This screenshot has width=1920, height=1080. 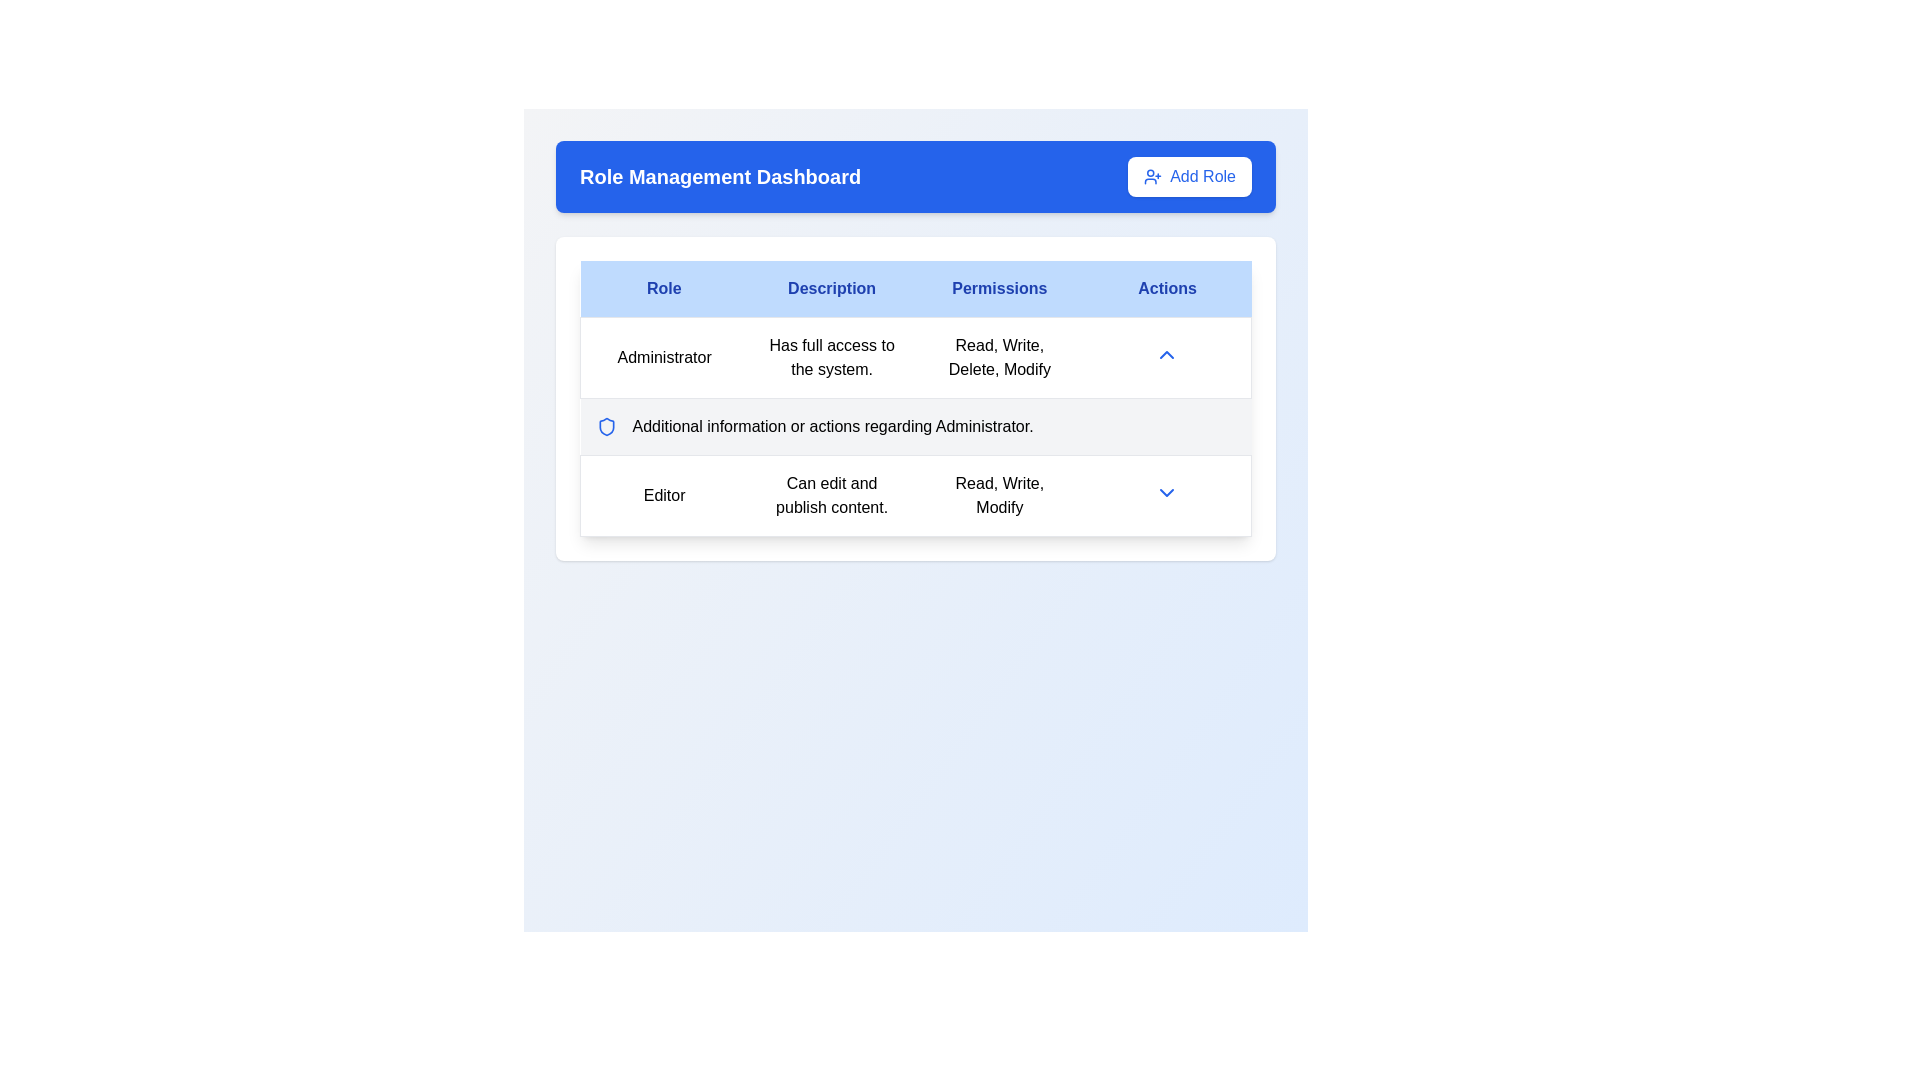 I want to click on the small upward-pointing chevron icon styled in blue located in the 'Actions' column of the row for the 'Administrator' role, so click(x=1167, y=353).